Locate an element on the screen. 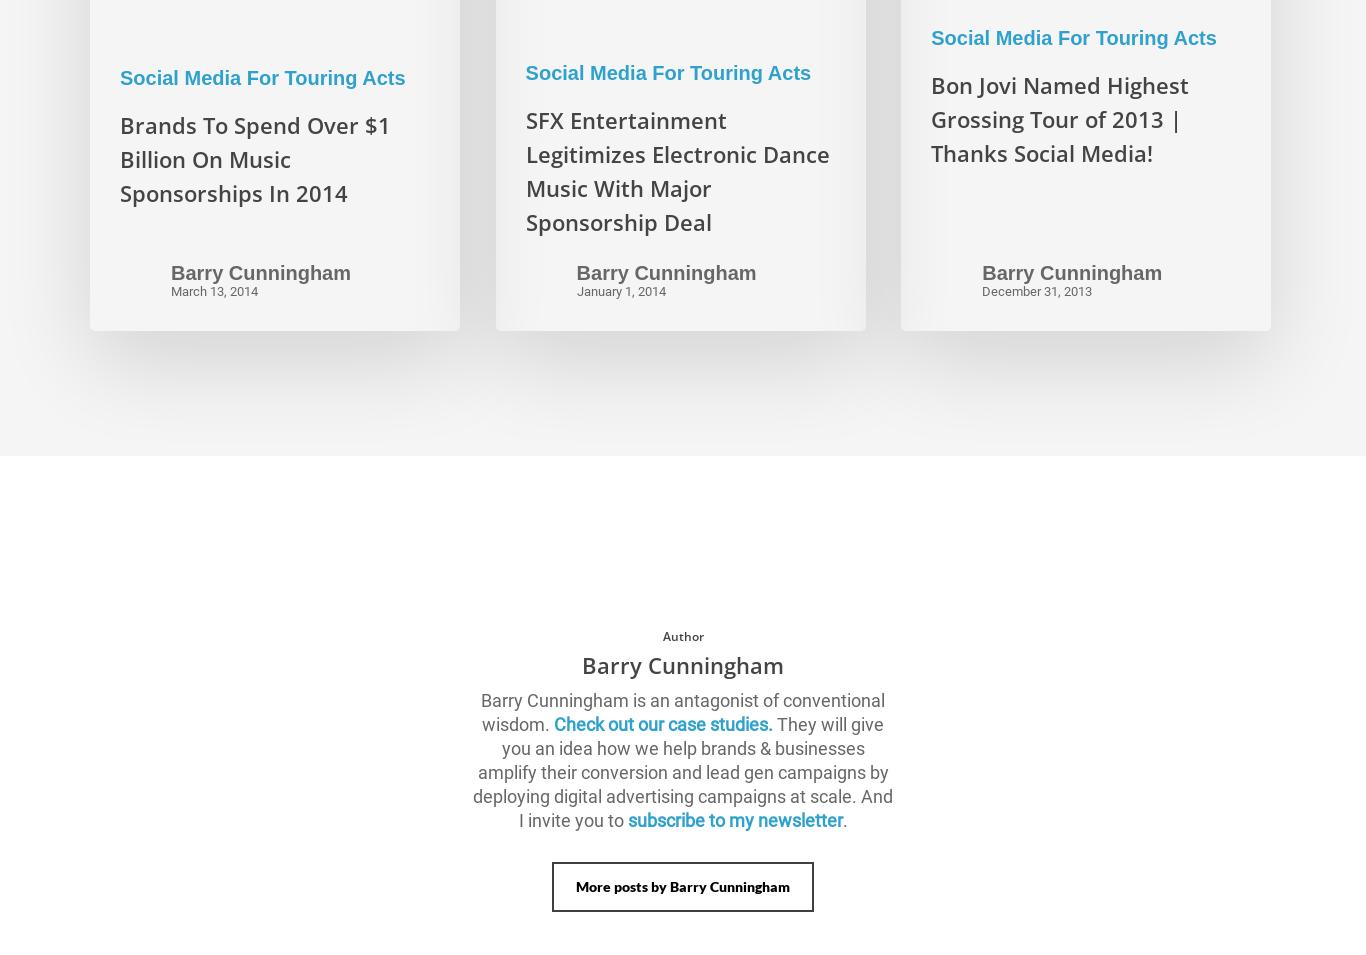 This screenshot has width=1366, height=955. 'December 31, 2013' is located at coordinates (1036, 290).